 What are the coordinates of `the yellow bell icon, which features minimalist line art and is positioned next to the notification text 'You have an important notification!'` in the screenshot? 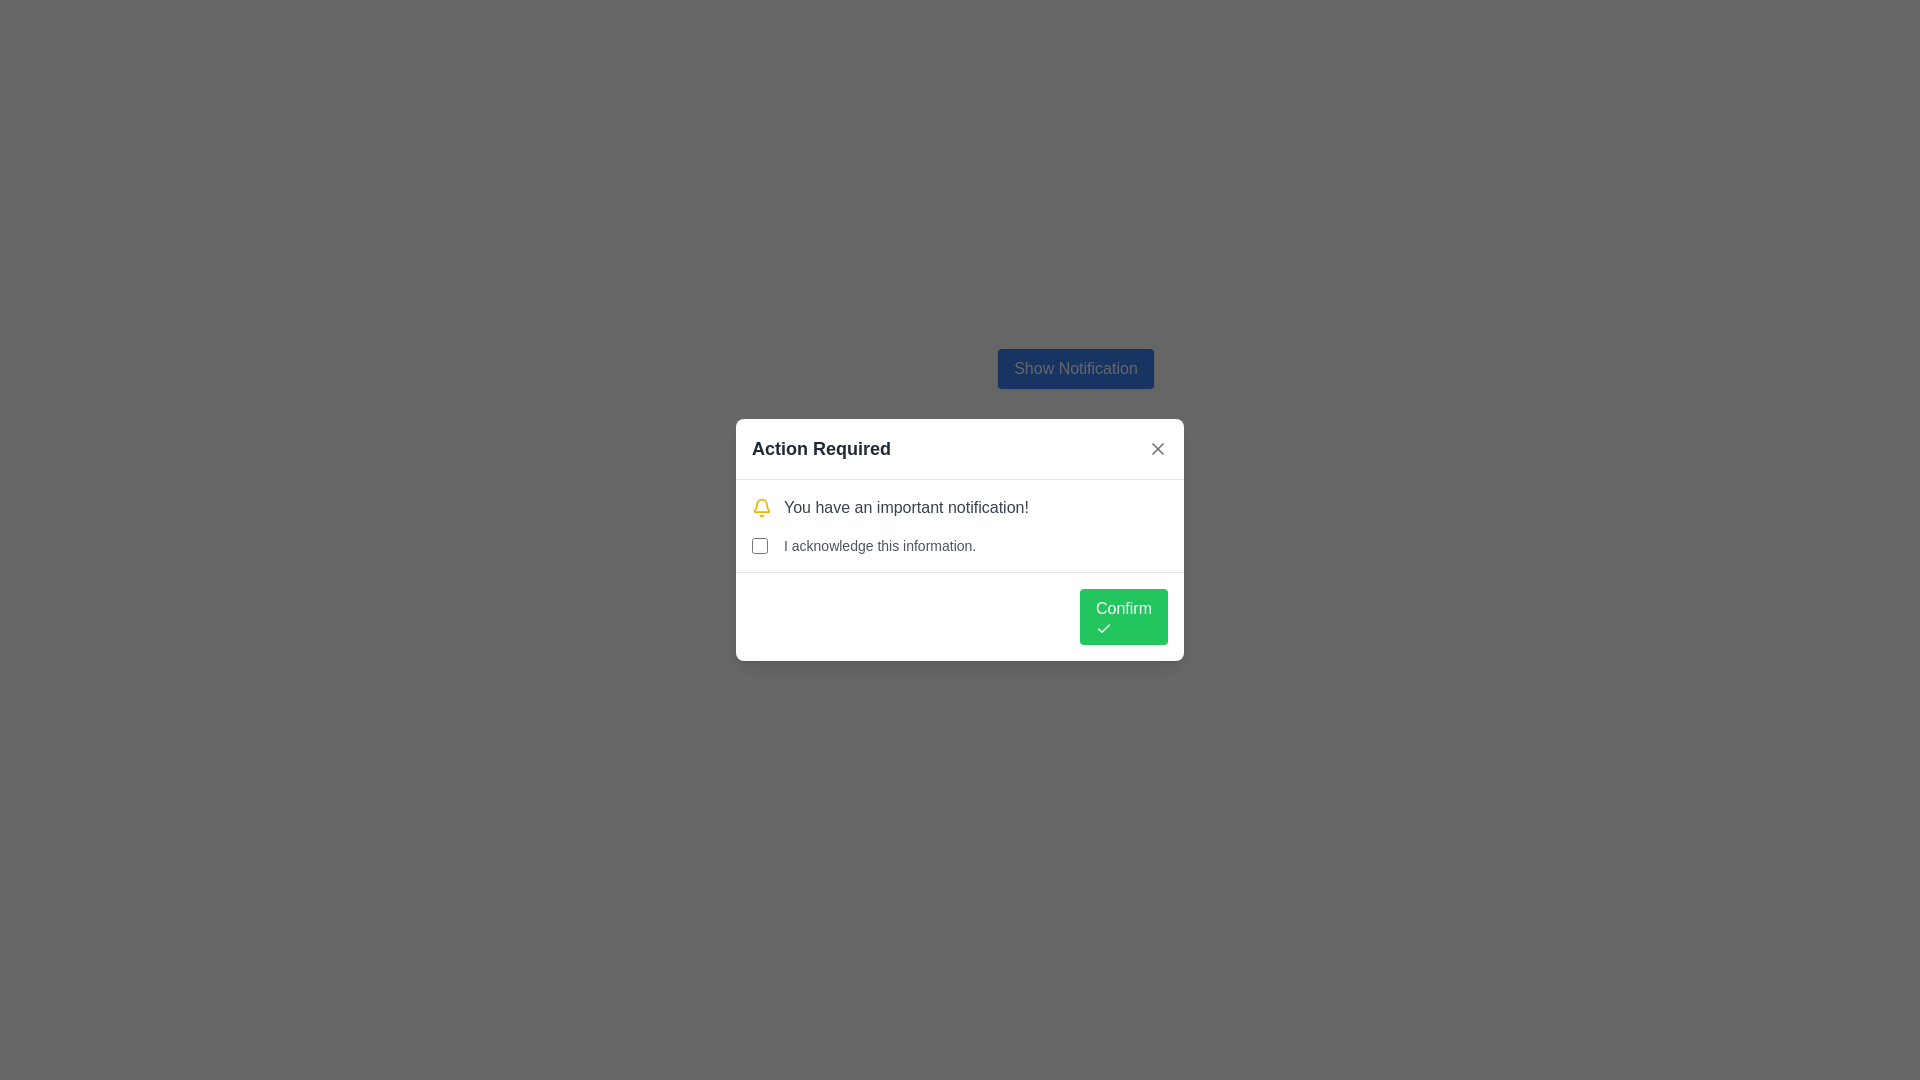 It's located at (761, 507).